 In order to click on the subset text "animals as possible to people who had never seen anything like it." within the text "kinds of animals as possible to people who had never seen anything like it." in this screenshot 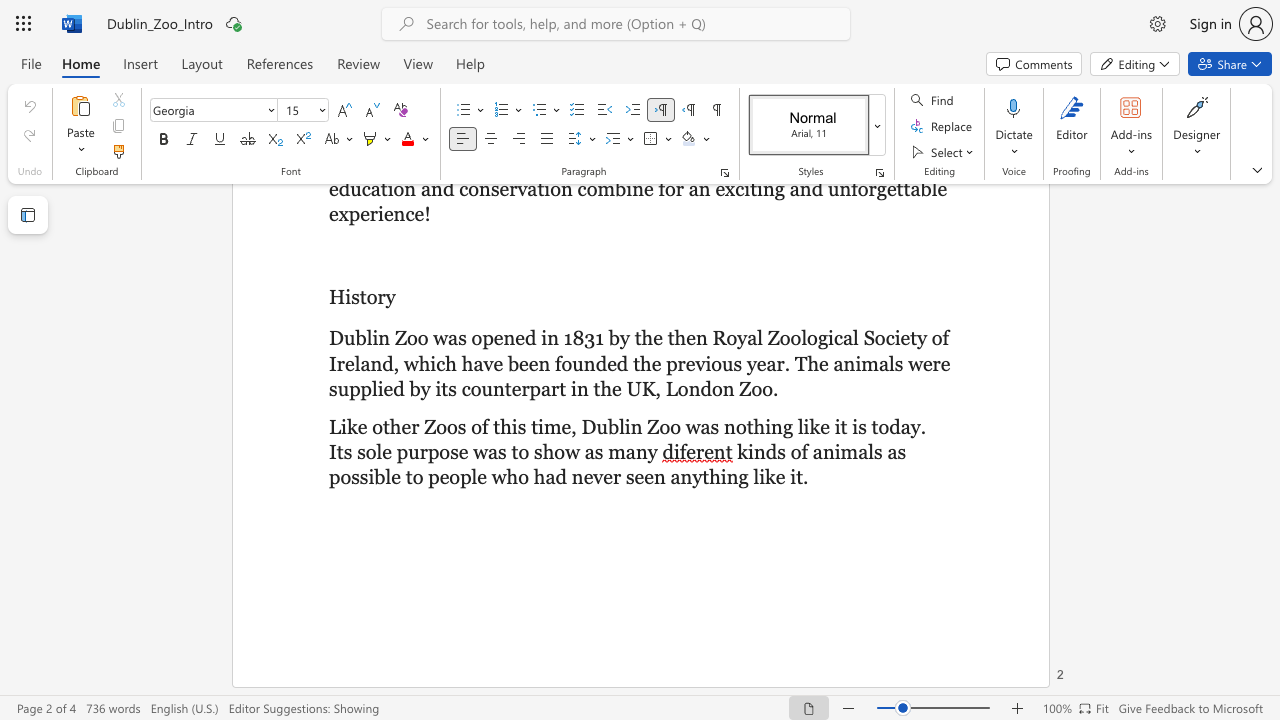, I will do `click(812, 452)`.